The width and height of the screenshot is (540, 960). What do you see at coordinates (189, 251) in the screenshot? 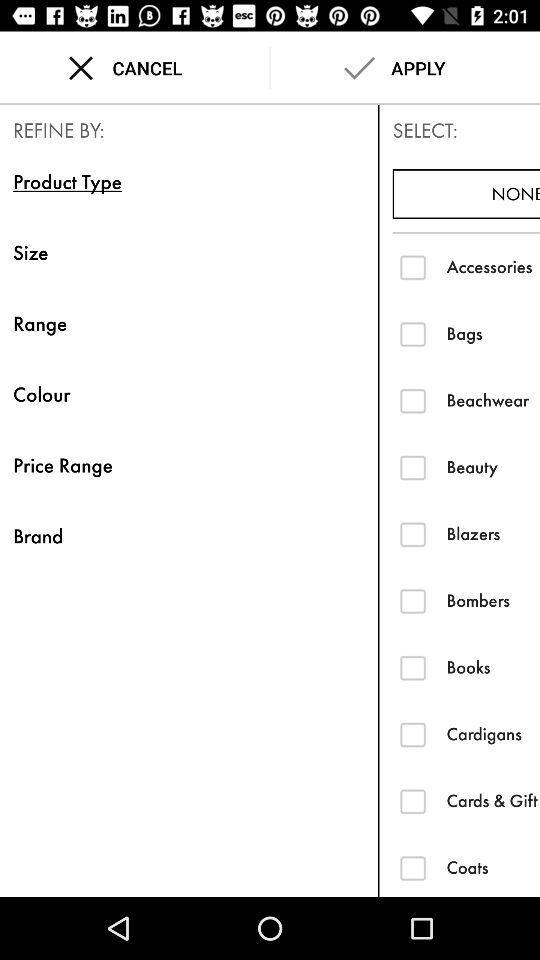
I see `size` at bounding box center [189, 251].